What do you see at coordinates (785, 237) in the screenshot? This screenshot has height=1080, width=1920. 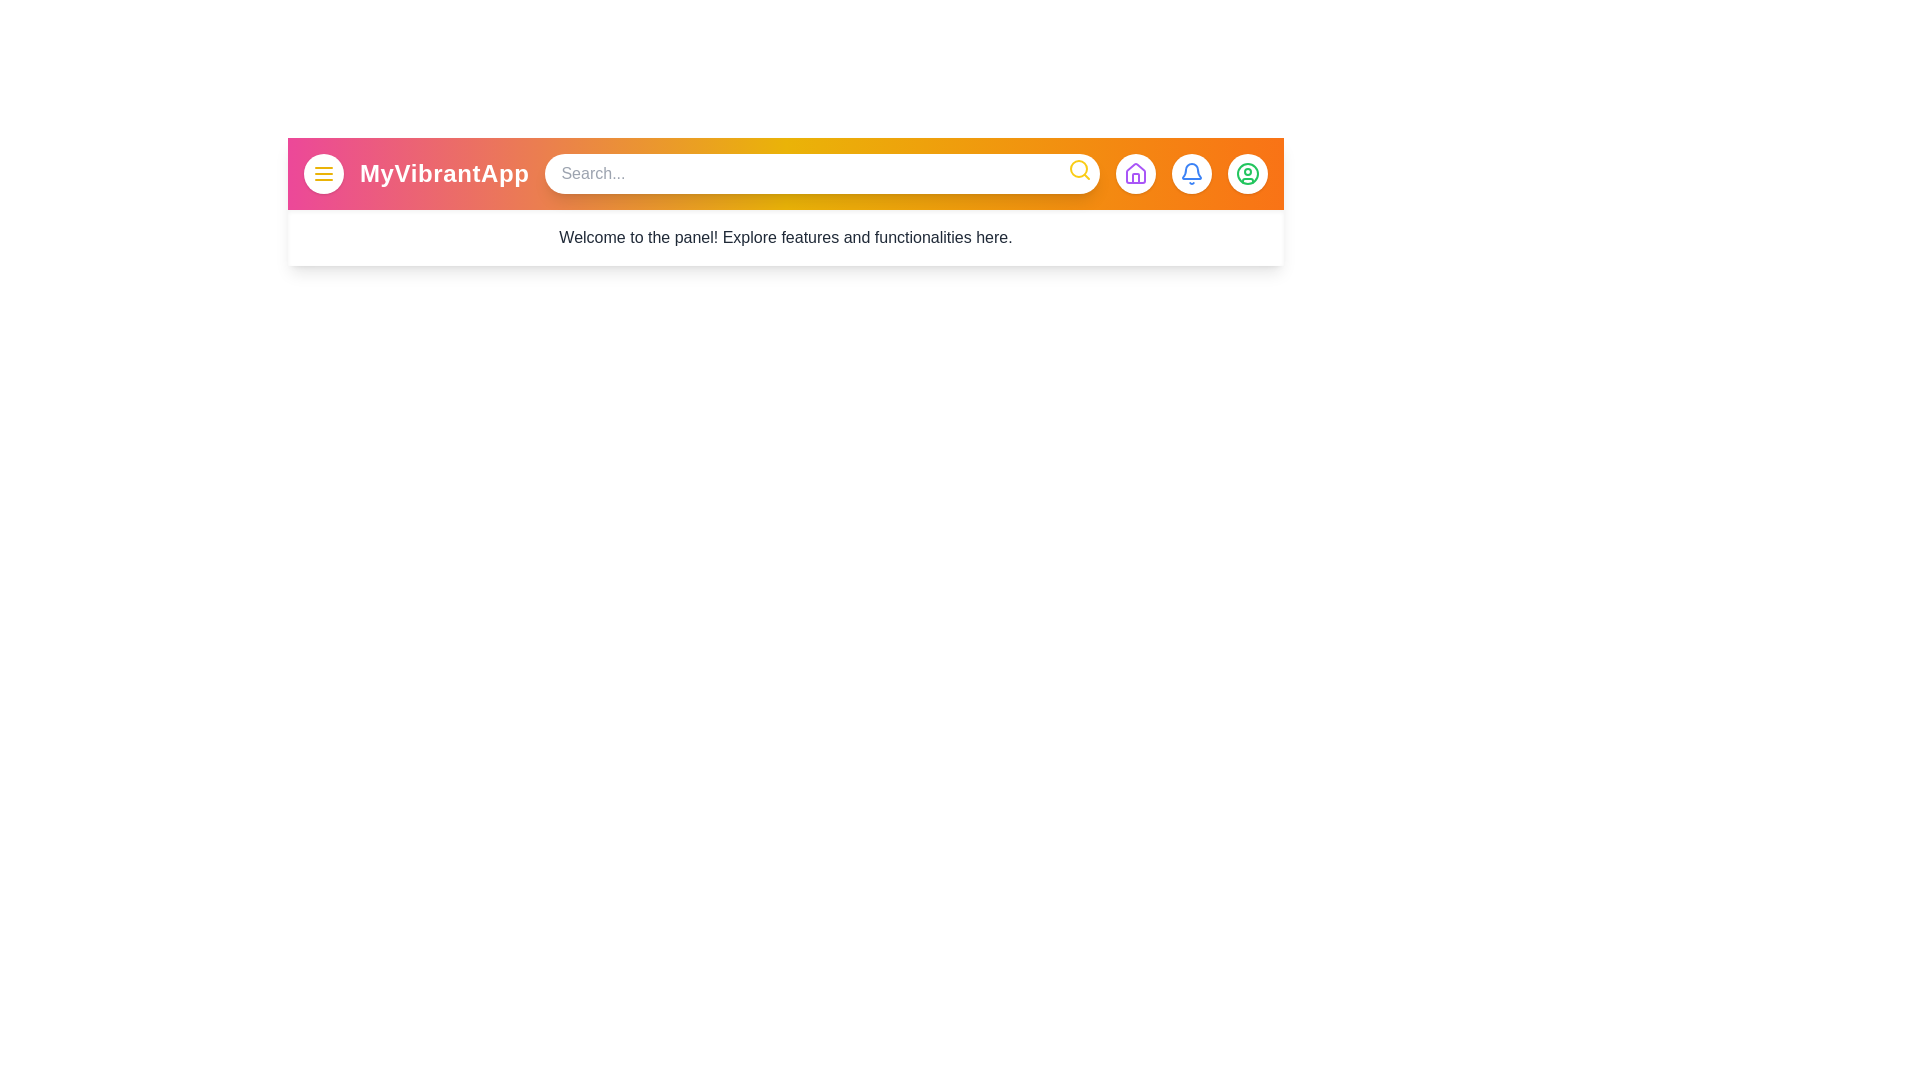 I see `the welcome panel text to interact with it` at bounding box center [785, 237].